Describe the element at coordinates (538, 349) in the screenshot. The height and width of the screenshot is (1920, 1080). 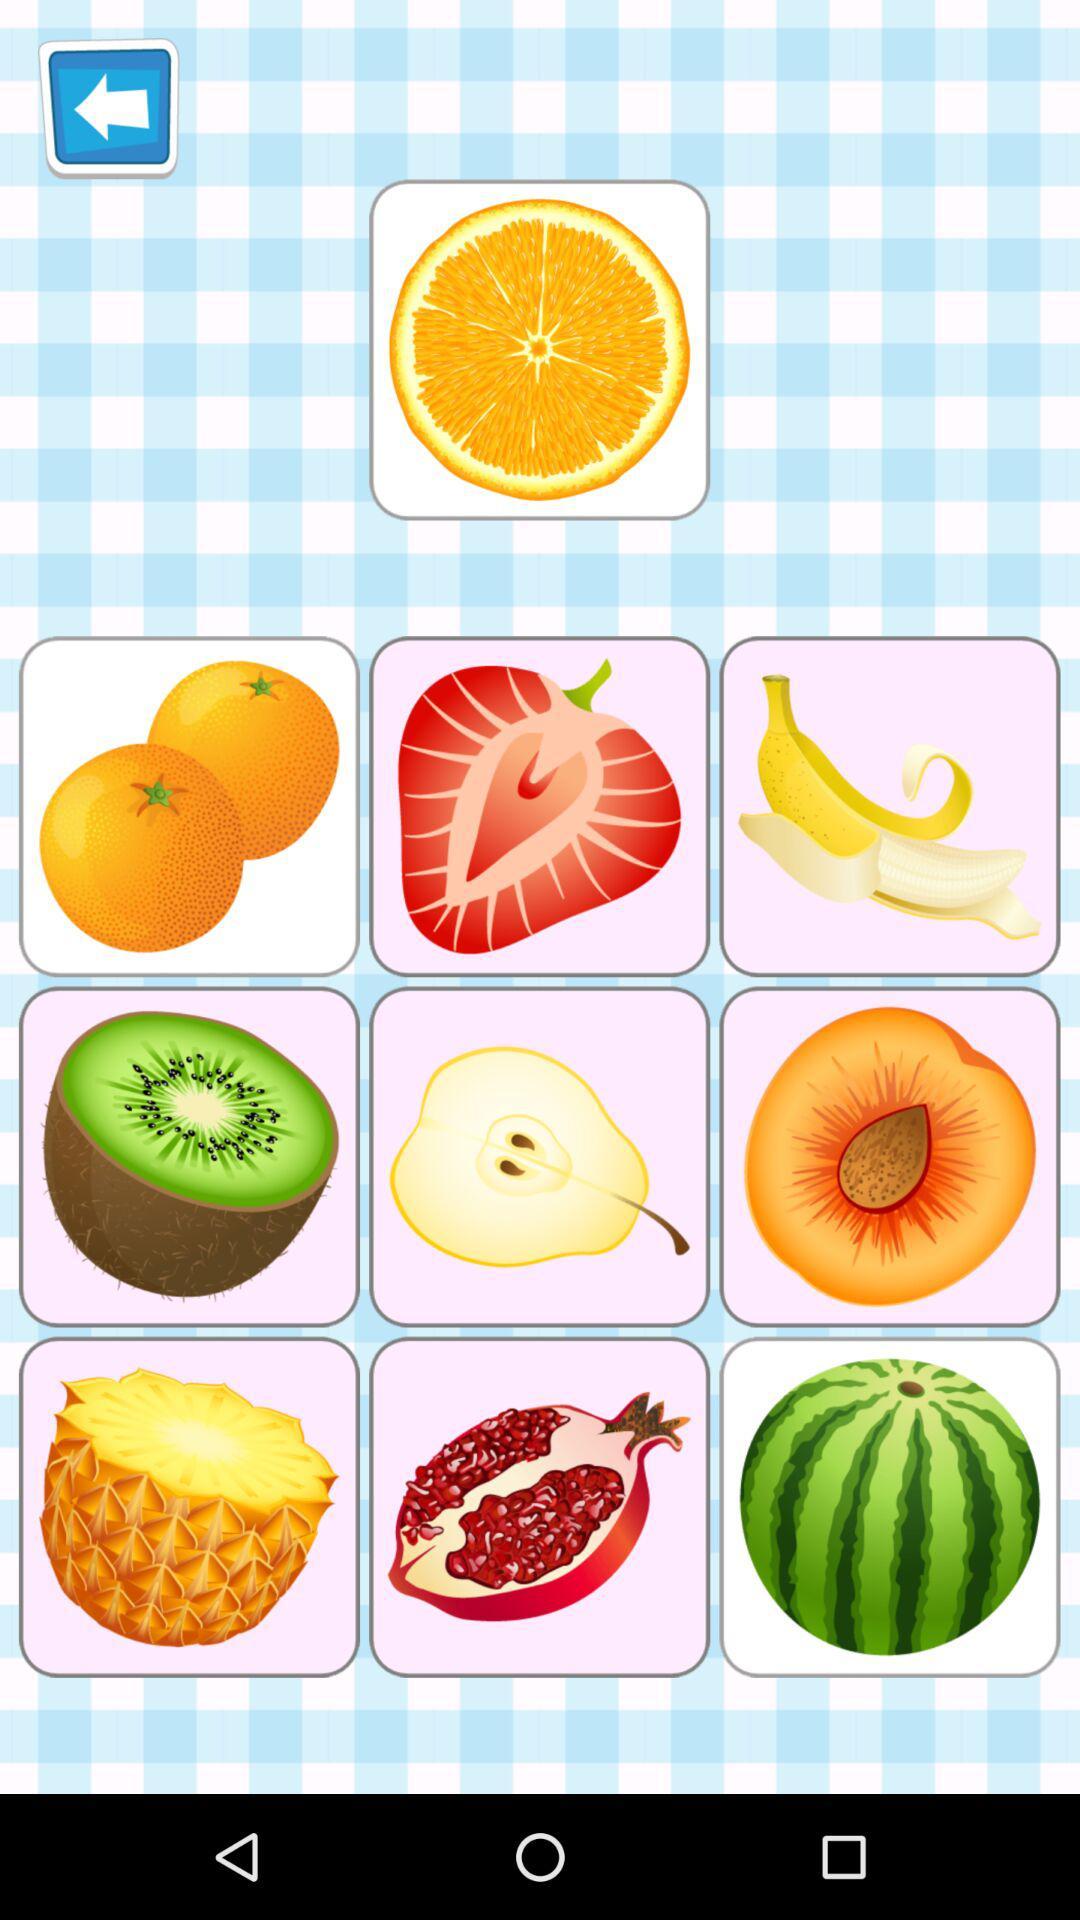
I see `selection` at that location.